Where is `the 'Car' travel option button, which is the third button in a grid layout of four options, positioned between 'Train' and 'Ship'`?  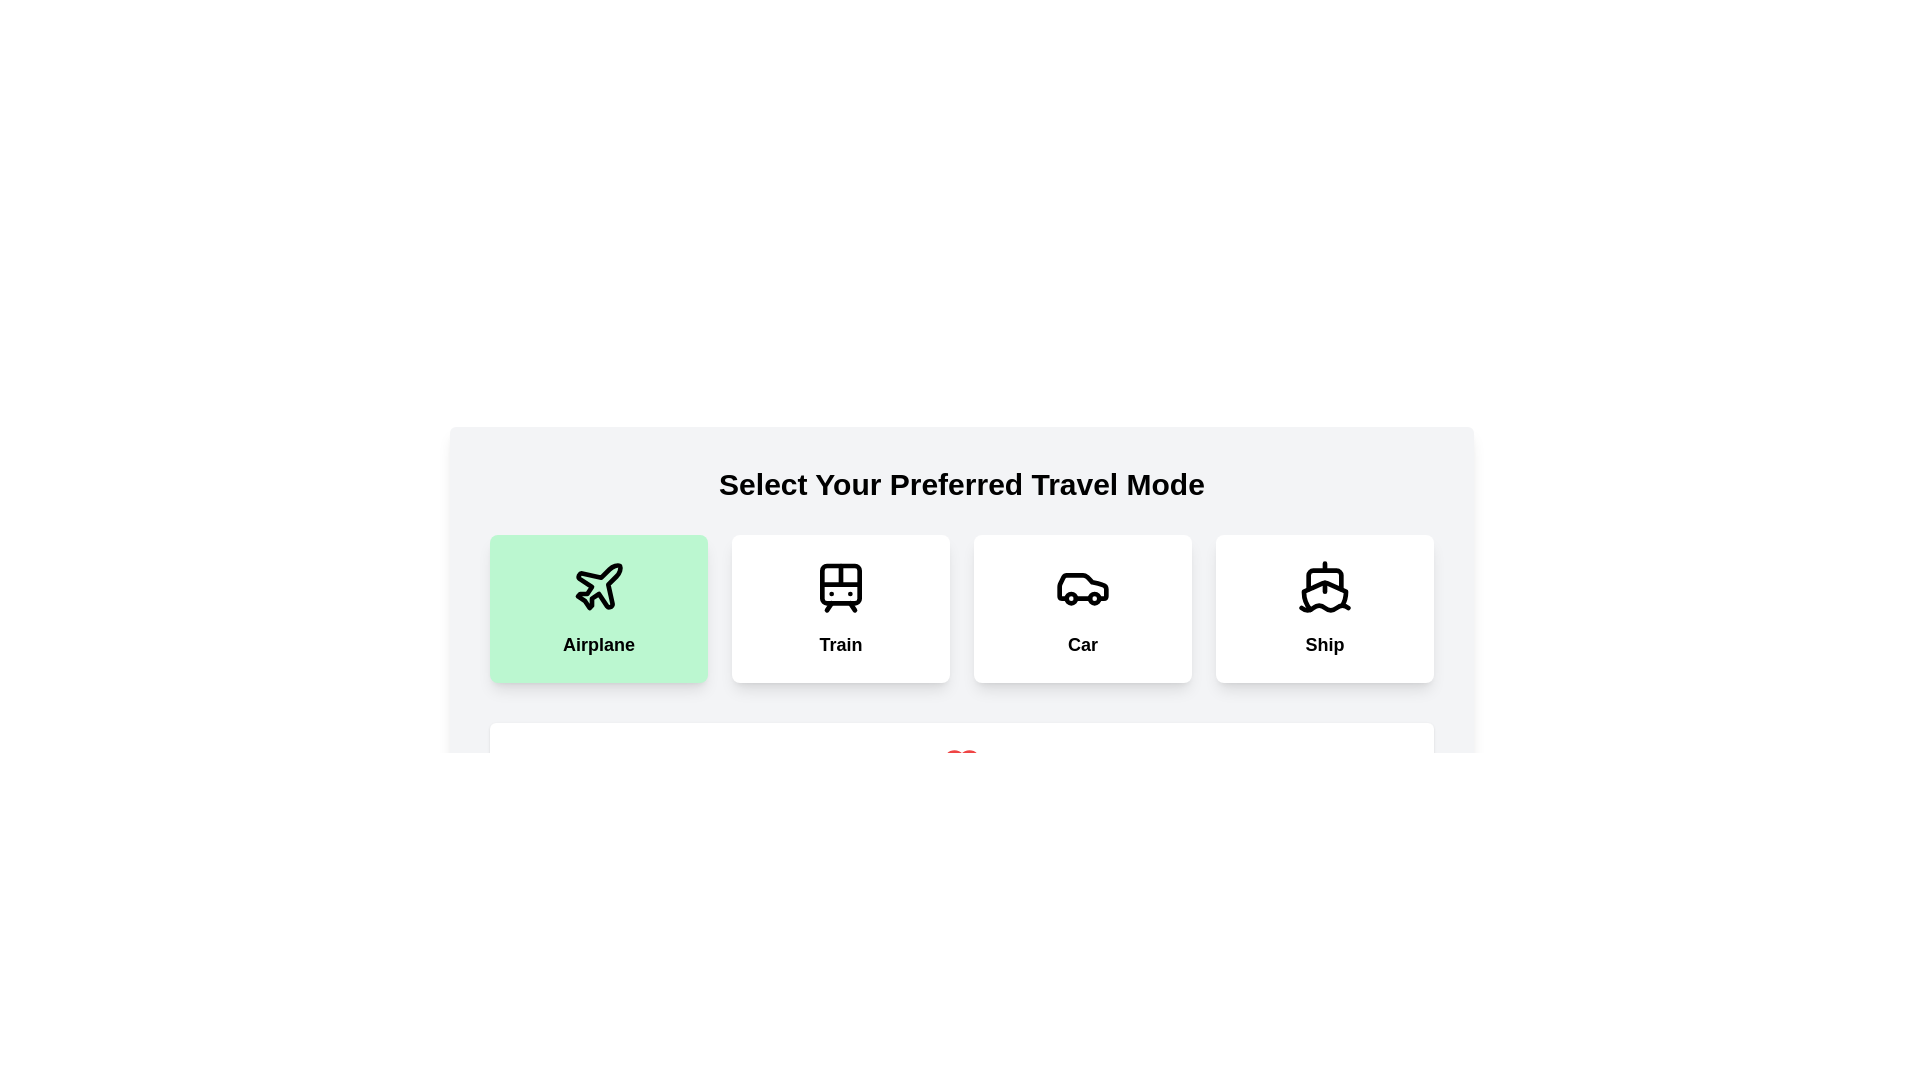 the 'Car' travel option button, which is the third button in a grid layout of four options, positioned between 'Train' and 'Ship' is located at coordinates (1082, 608).